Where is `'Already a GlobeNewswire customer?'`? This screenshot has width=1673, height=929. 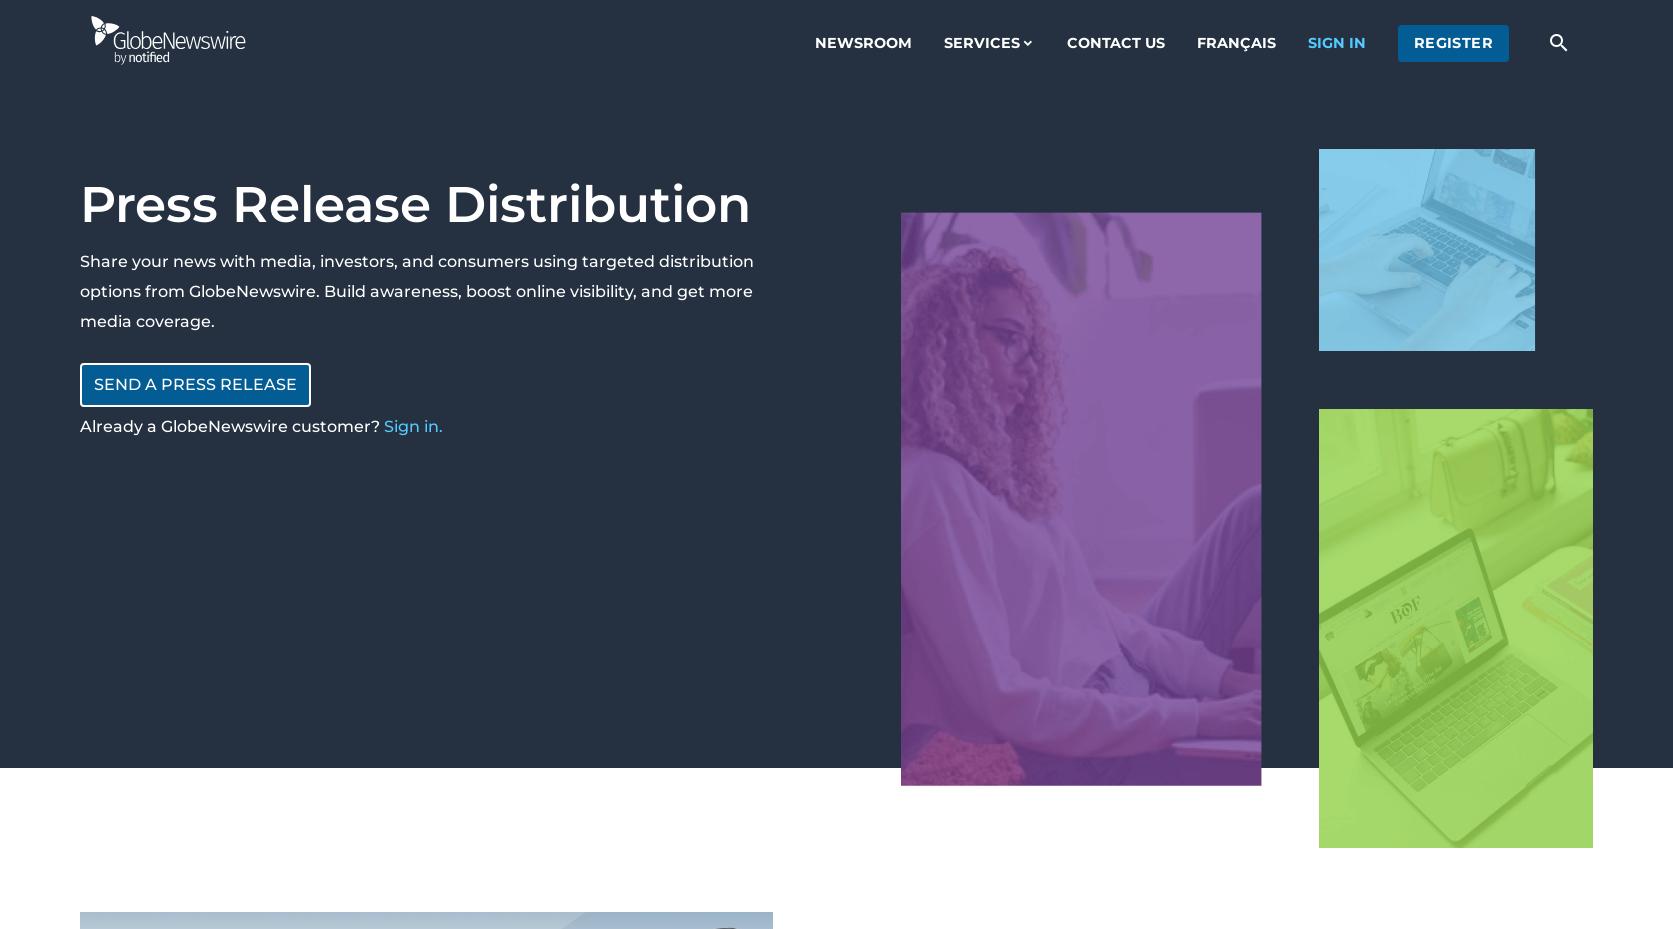 'Already a GlobeNewswire customer?' is located at coordinates (231, 425).